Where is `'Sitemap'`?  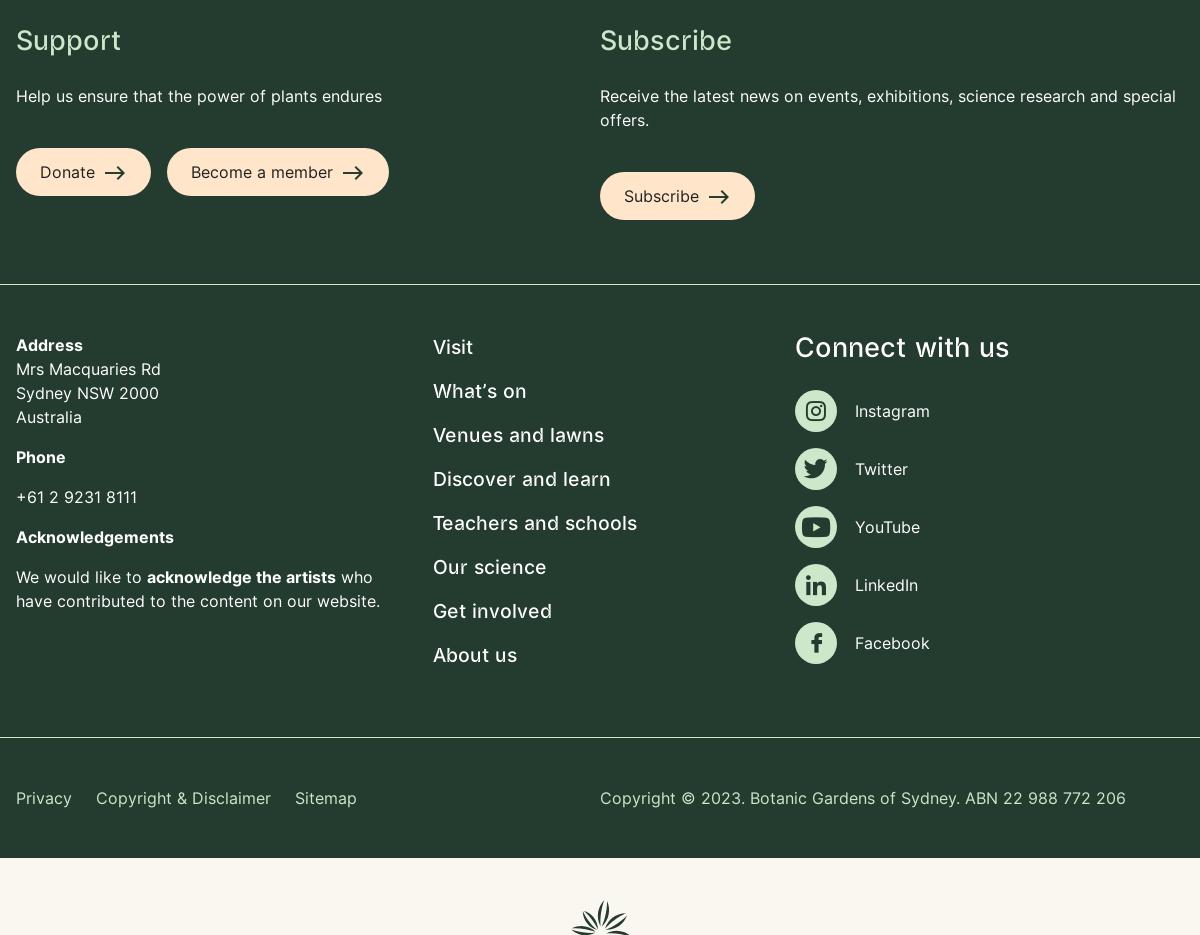 'Sitemap' is located at coordinates (326, 795).